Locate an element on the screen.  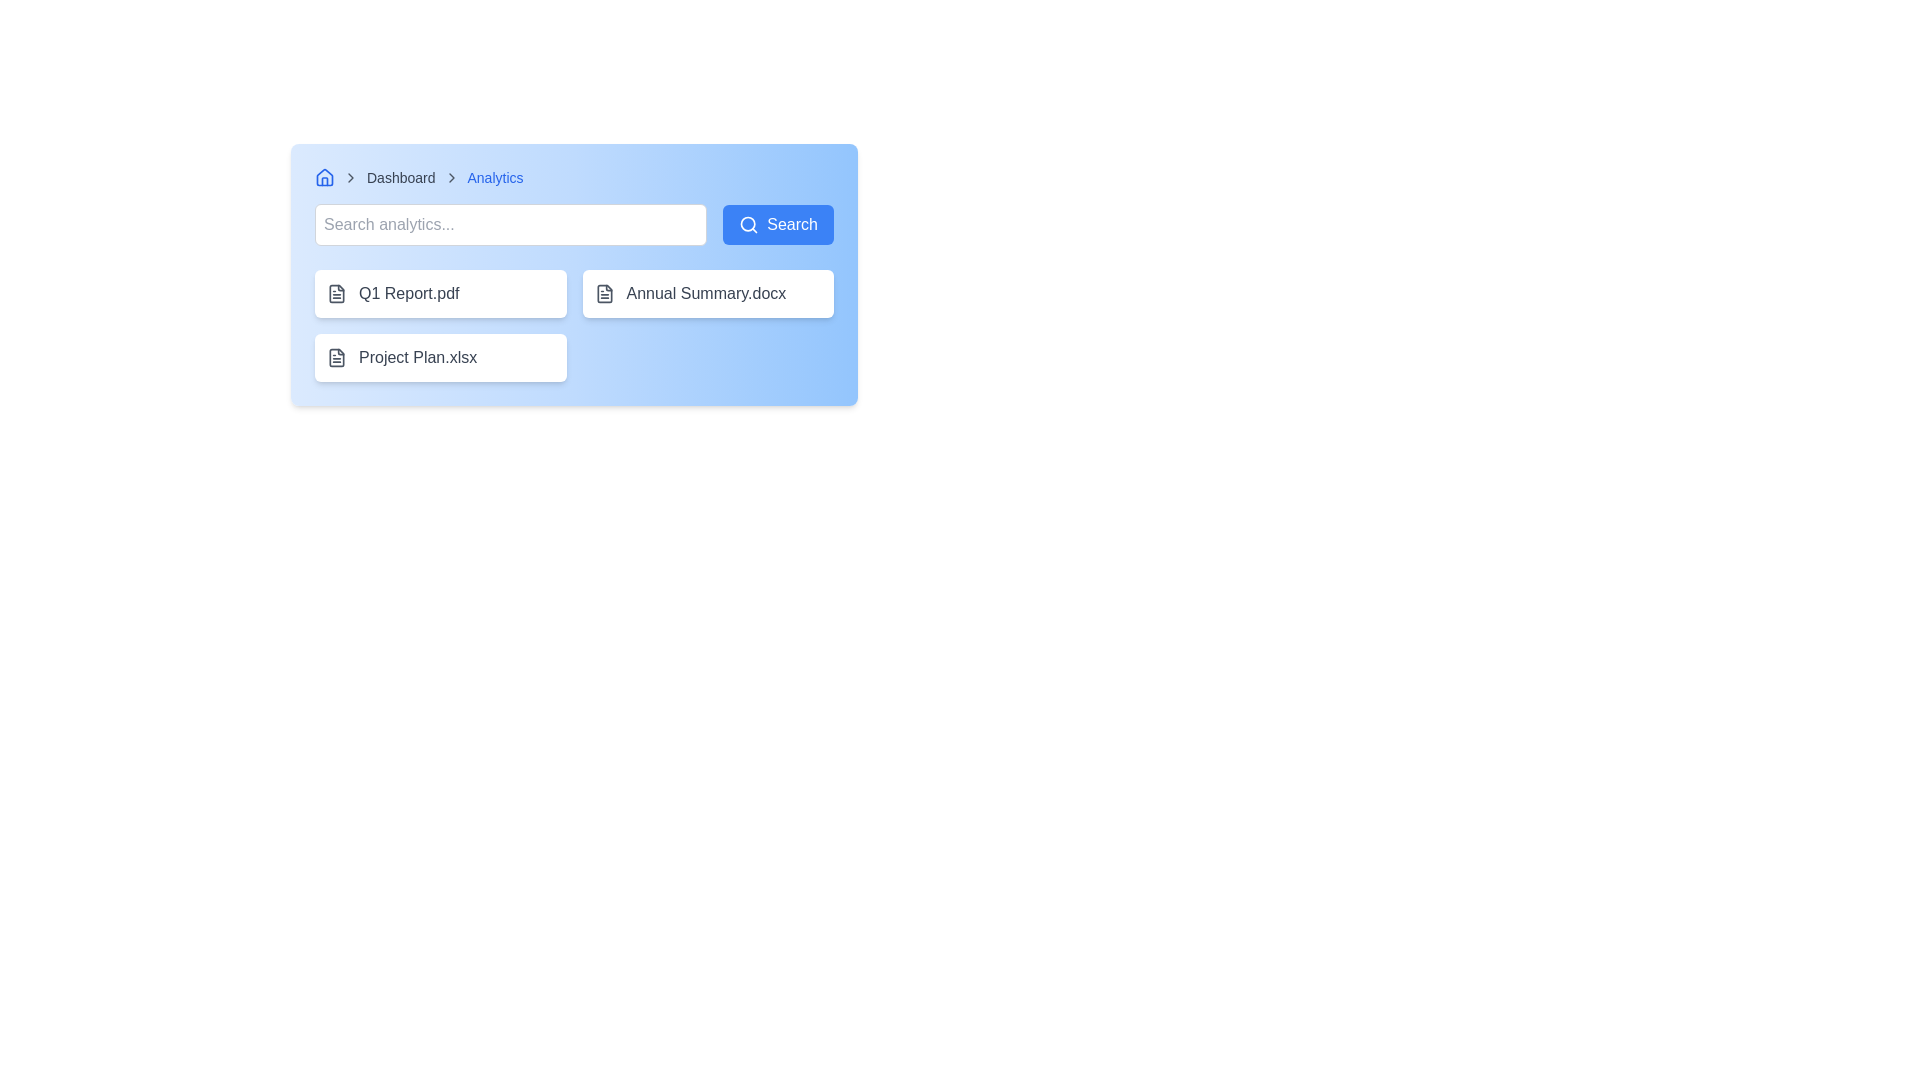
the text label displaying 'Annual Summary.docx', which is the second file entry is located at coordinates (706, 293).